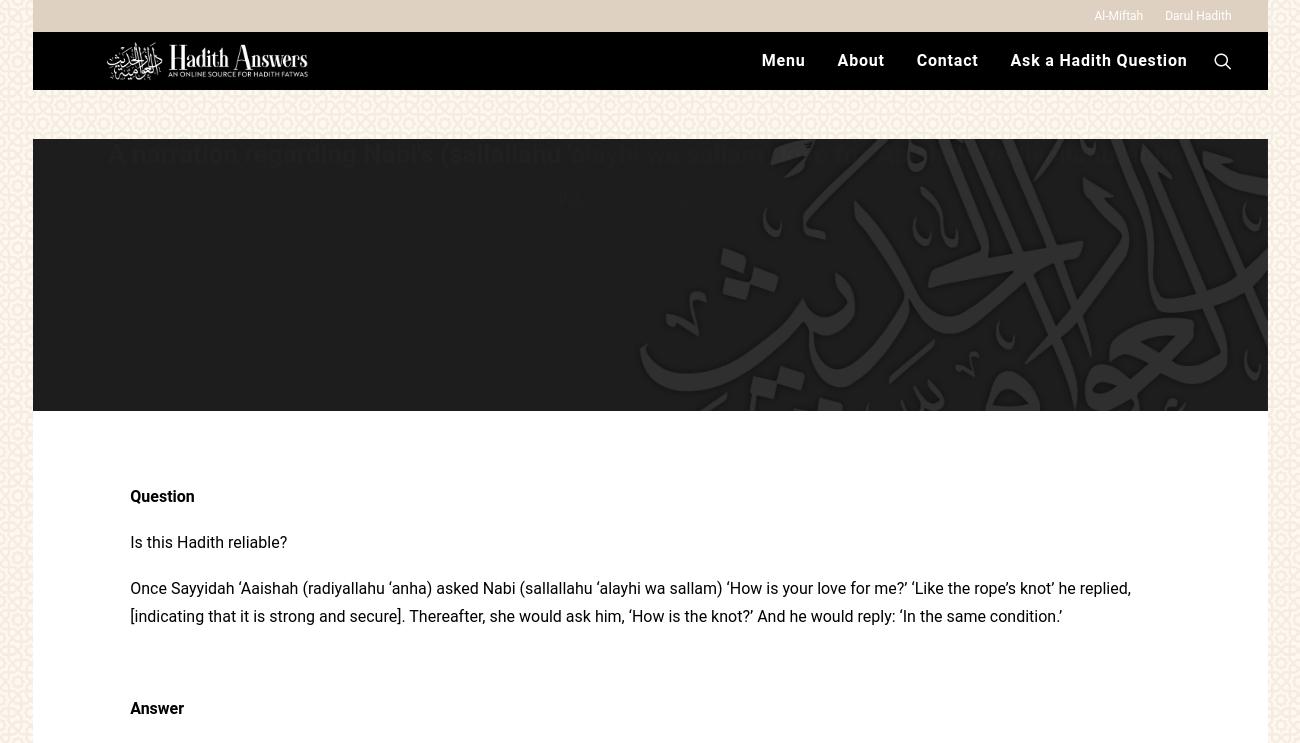 This screenshot has height=743, width=1300. Describe the element at coordinates (129, 602) in the screenshot. I see `'Once Sayyidah ‘Aaishah (radiyallahu ‘anha) asked Nabi (sallallahu ‘alayhi wa sallam) ‘How is your love for me?’ ‘Like the rope’s knot’ he replied, [indicating that it is strong and secure]. Thereafter, she would ask him, ‘How is the knot?’ And he would reply: ‘In the same condition.’'` at that location.